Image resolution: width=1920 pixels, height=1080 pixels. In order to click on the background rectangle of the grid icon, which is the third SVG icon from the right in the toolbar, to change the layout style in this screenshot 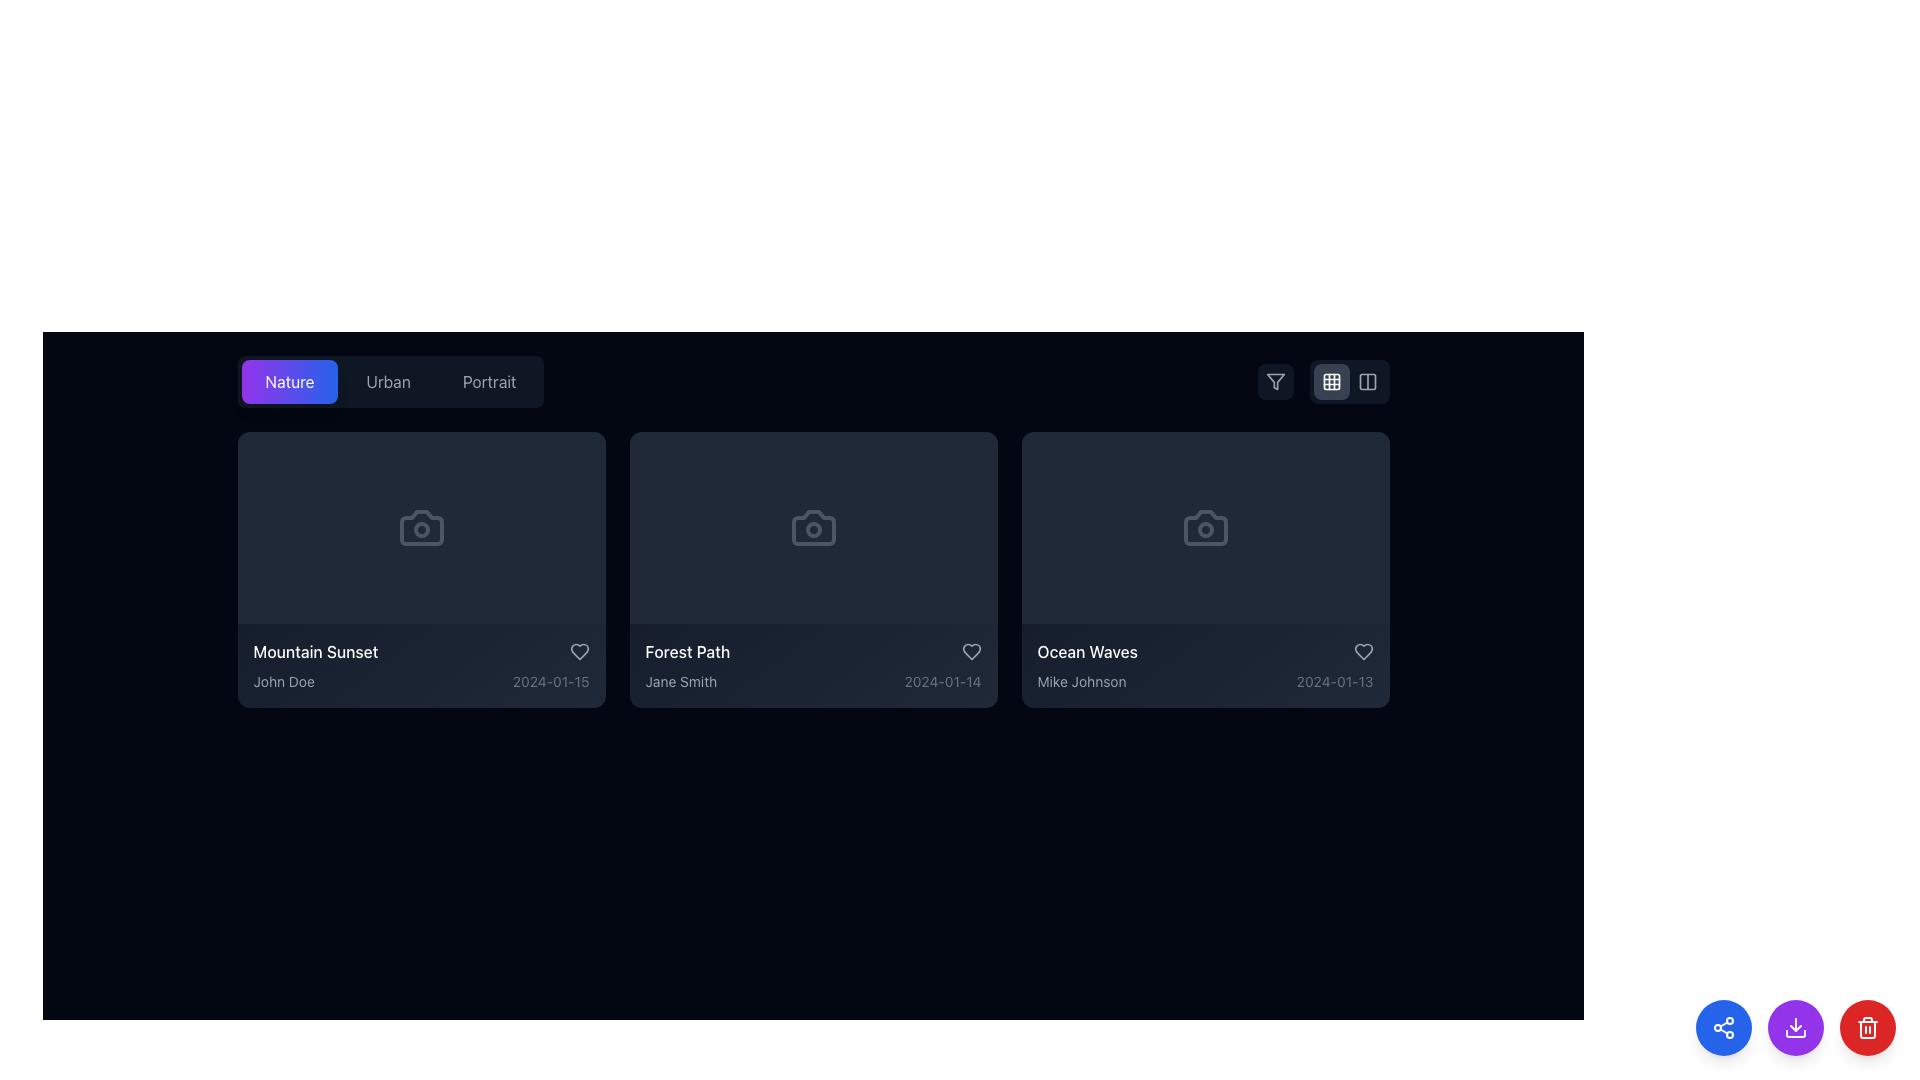, I will do `click(1331, 381)`.